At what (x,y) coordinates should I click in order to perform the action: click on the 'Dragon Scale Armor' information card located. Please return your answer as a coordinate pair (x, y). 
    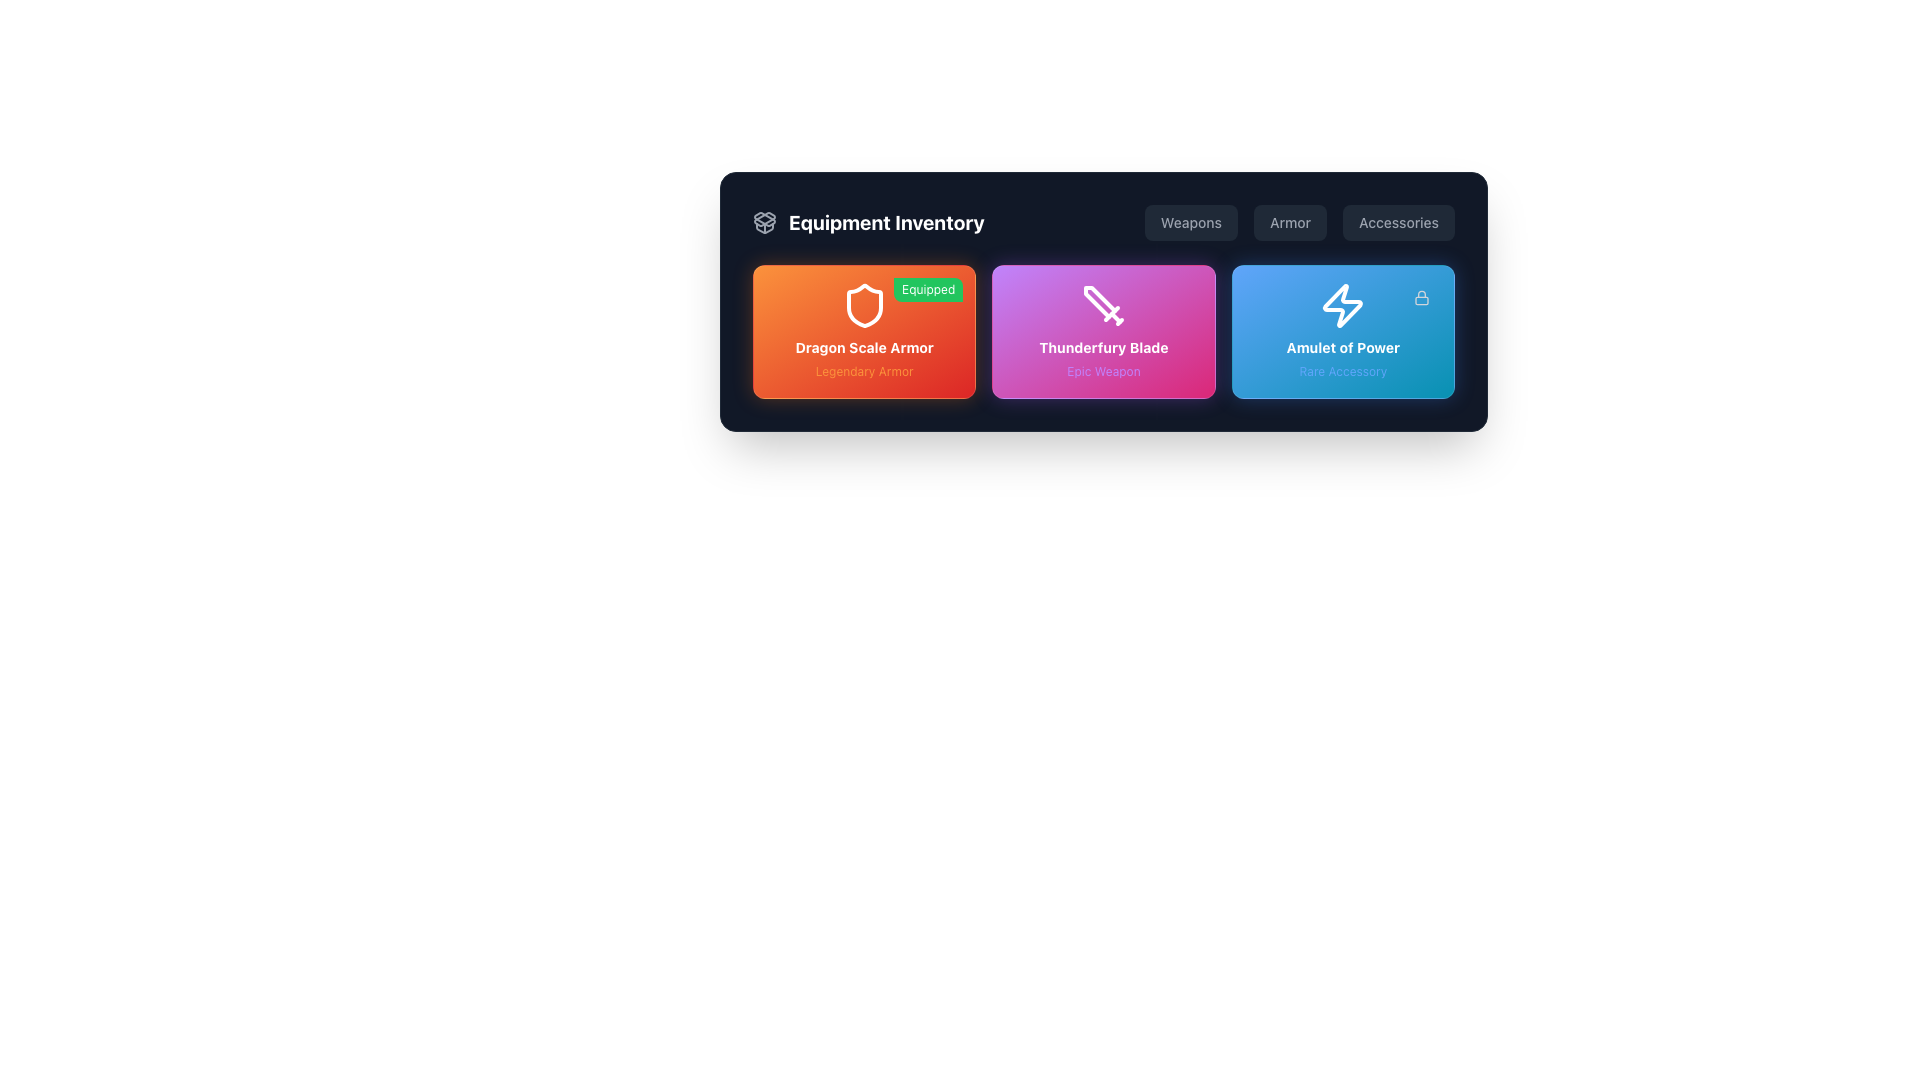
    Looking at the image, I should click on (864, 330).